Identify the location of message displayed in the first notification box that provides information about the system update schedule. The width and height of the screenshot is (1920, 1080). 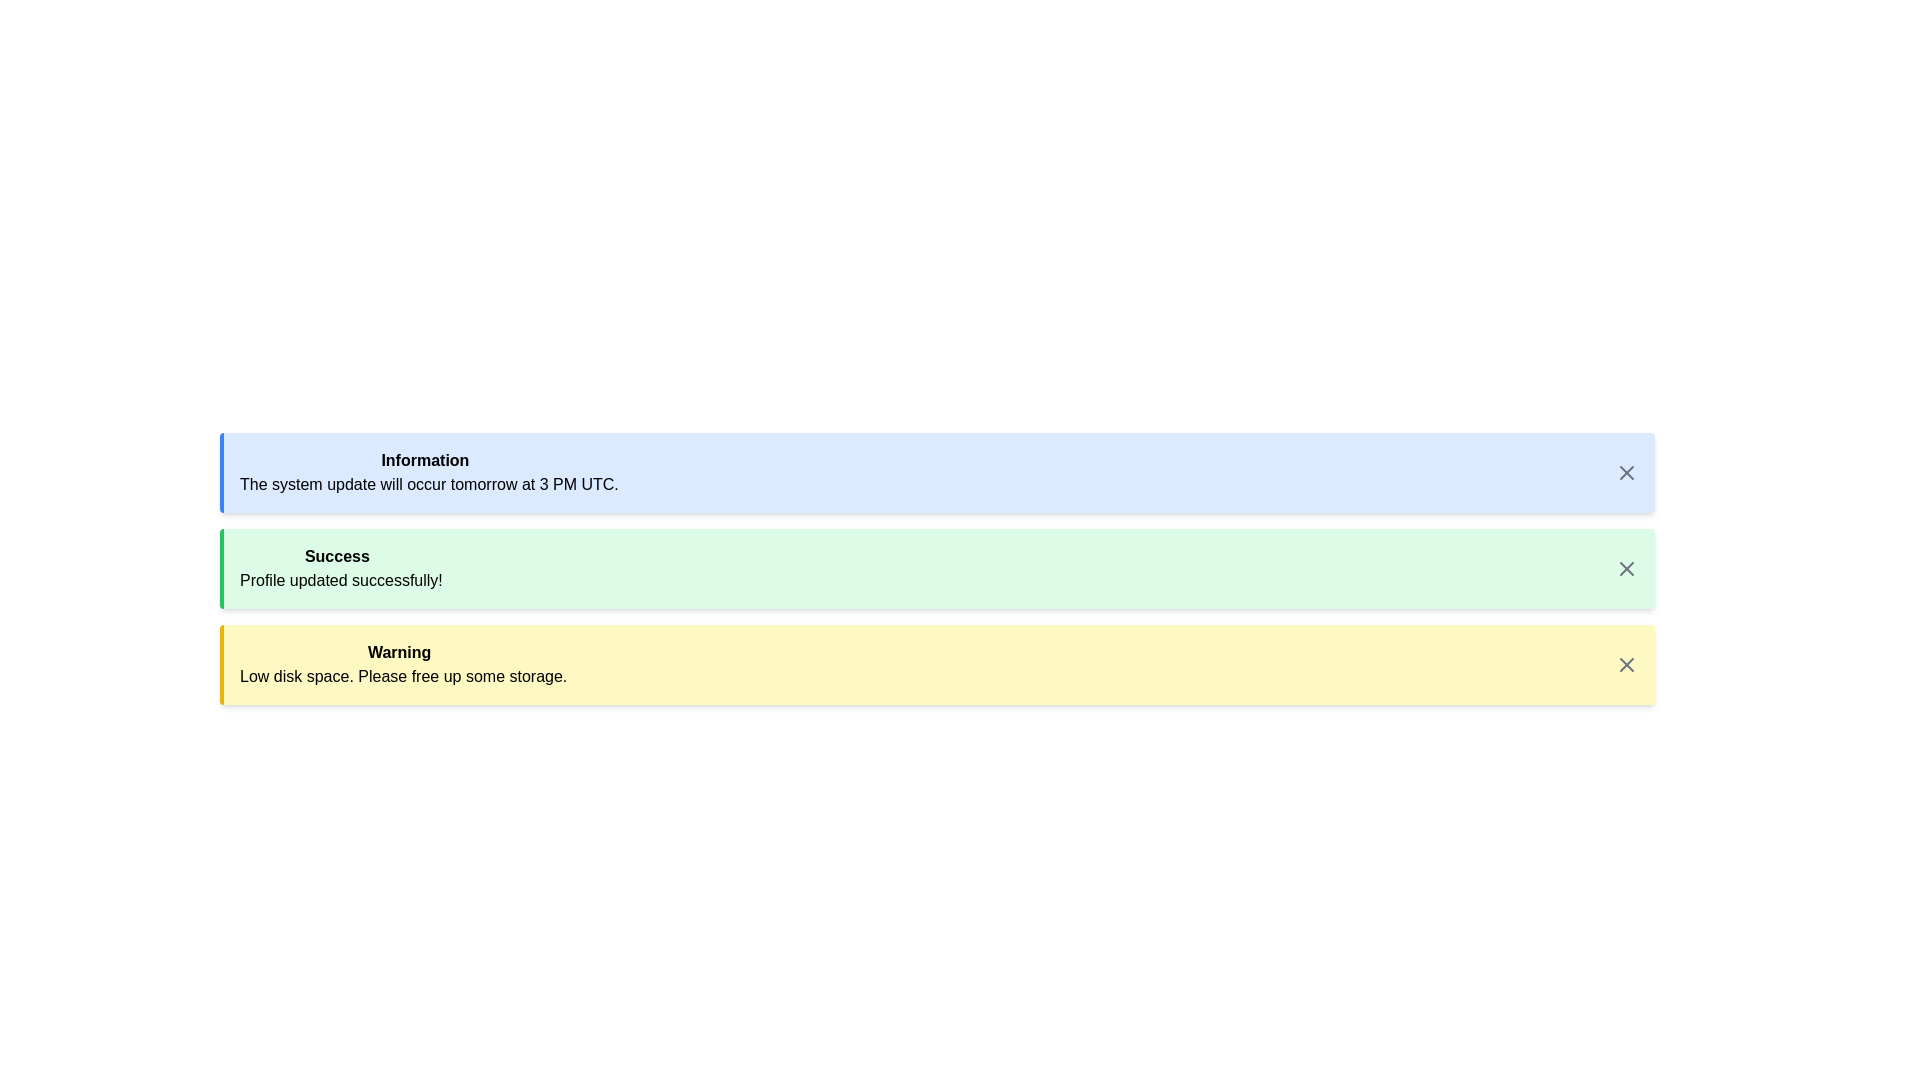
(936, 473).